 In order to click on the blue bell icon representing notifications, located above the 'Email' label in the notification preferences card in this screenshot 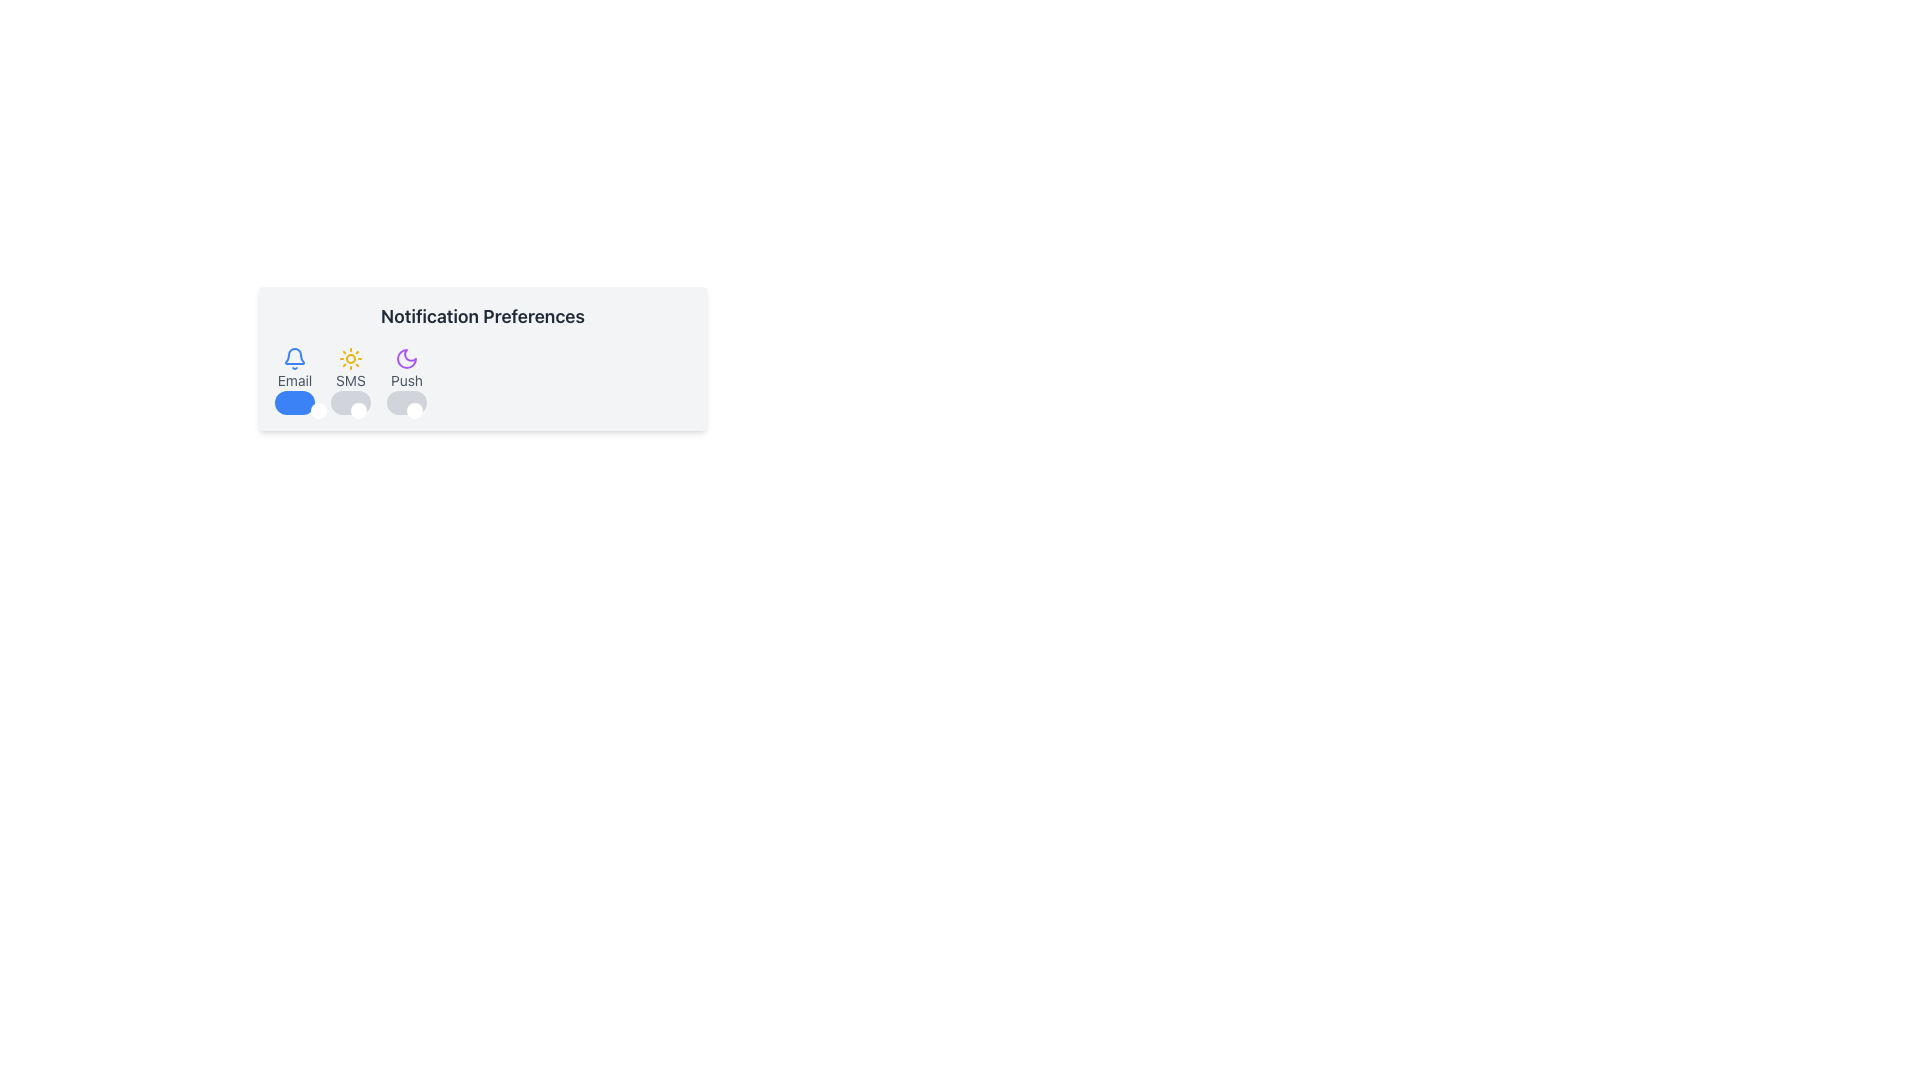, I will do `click(293, 357)`.